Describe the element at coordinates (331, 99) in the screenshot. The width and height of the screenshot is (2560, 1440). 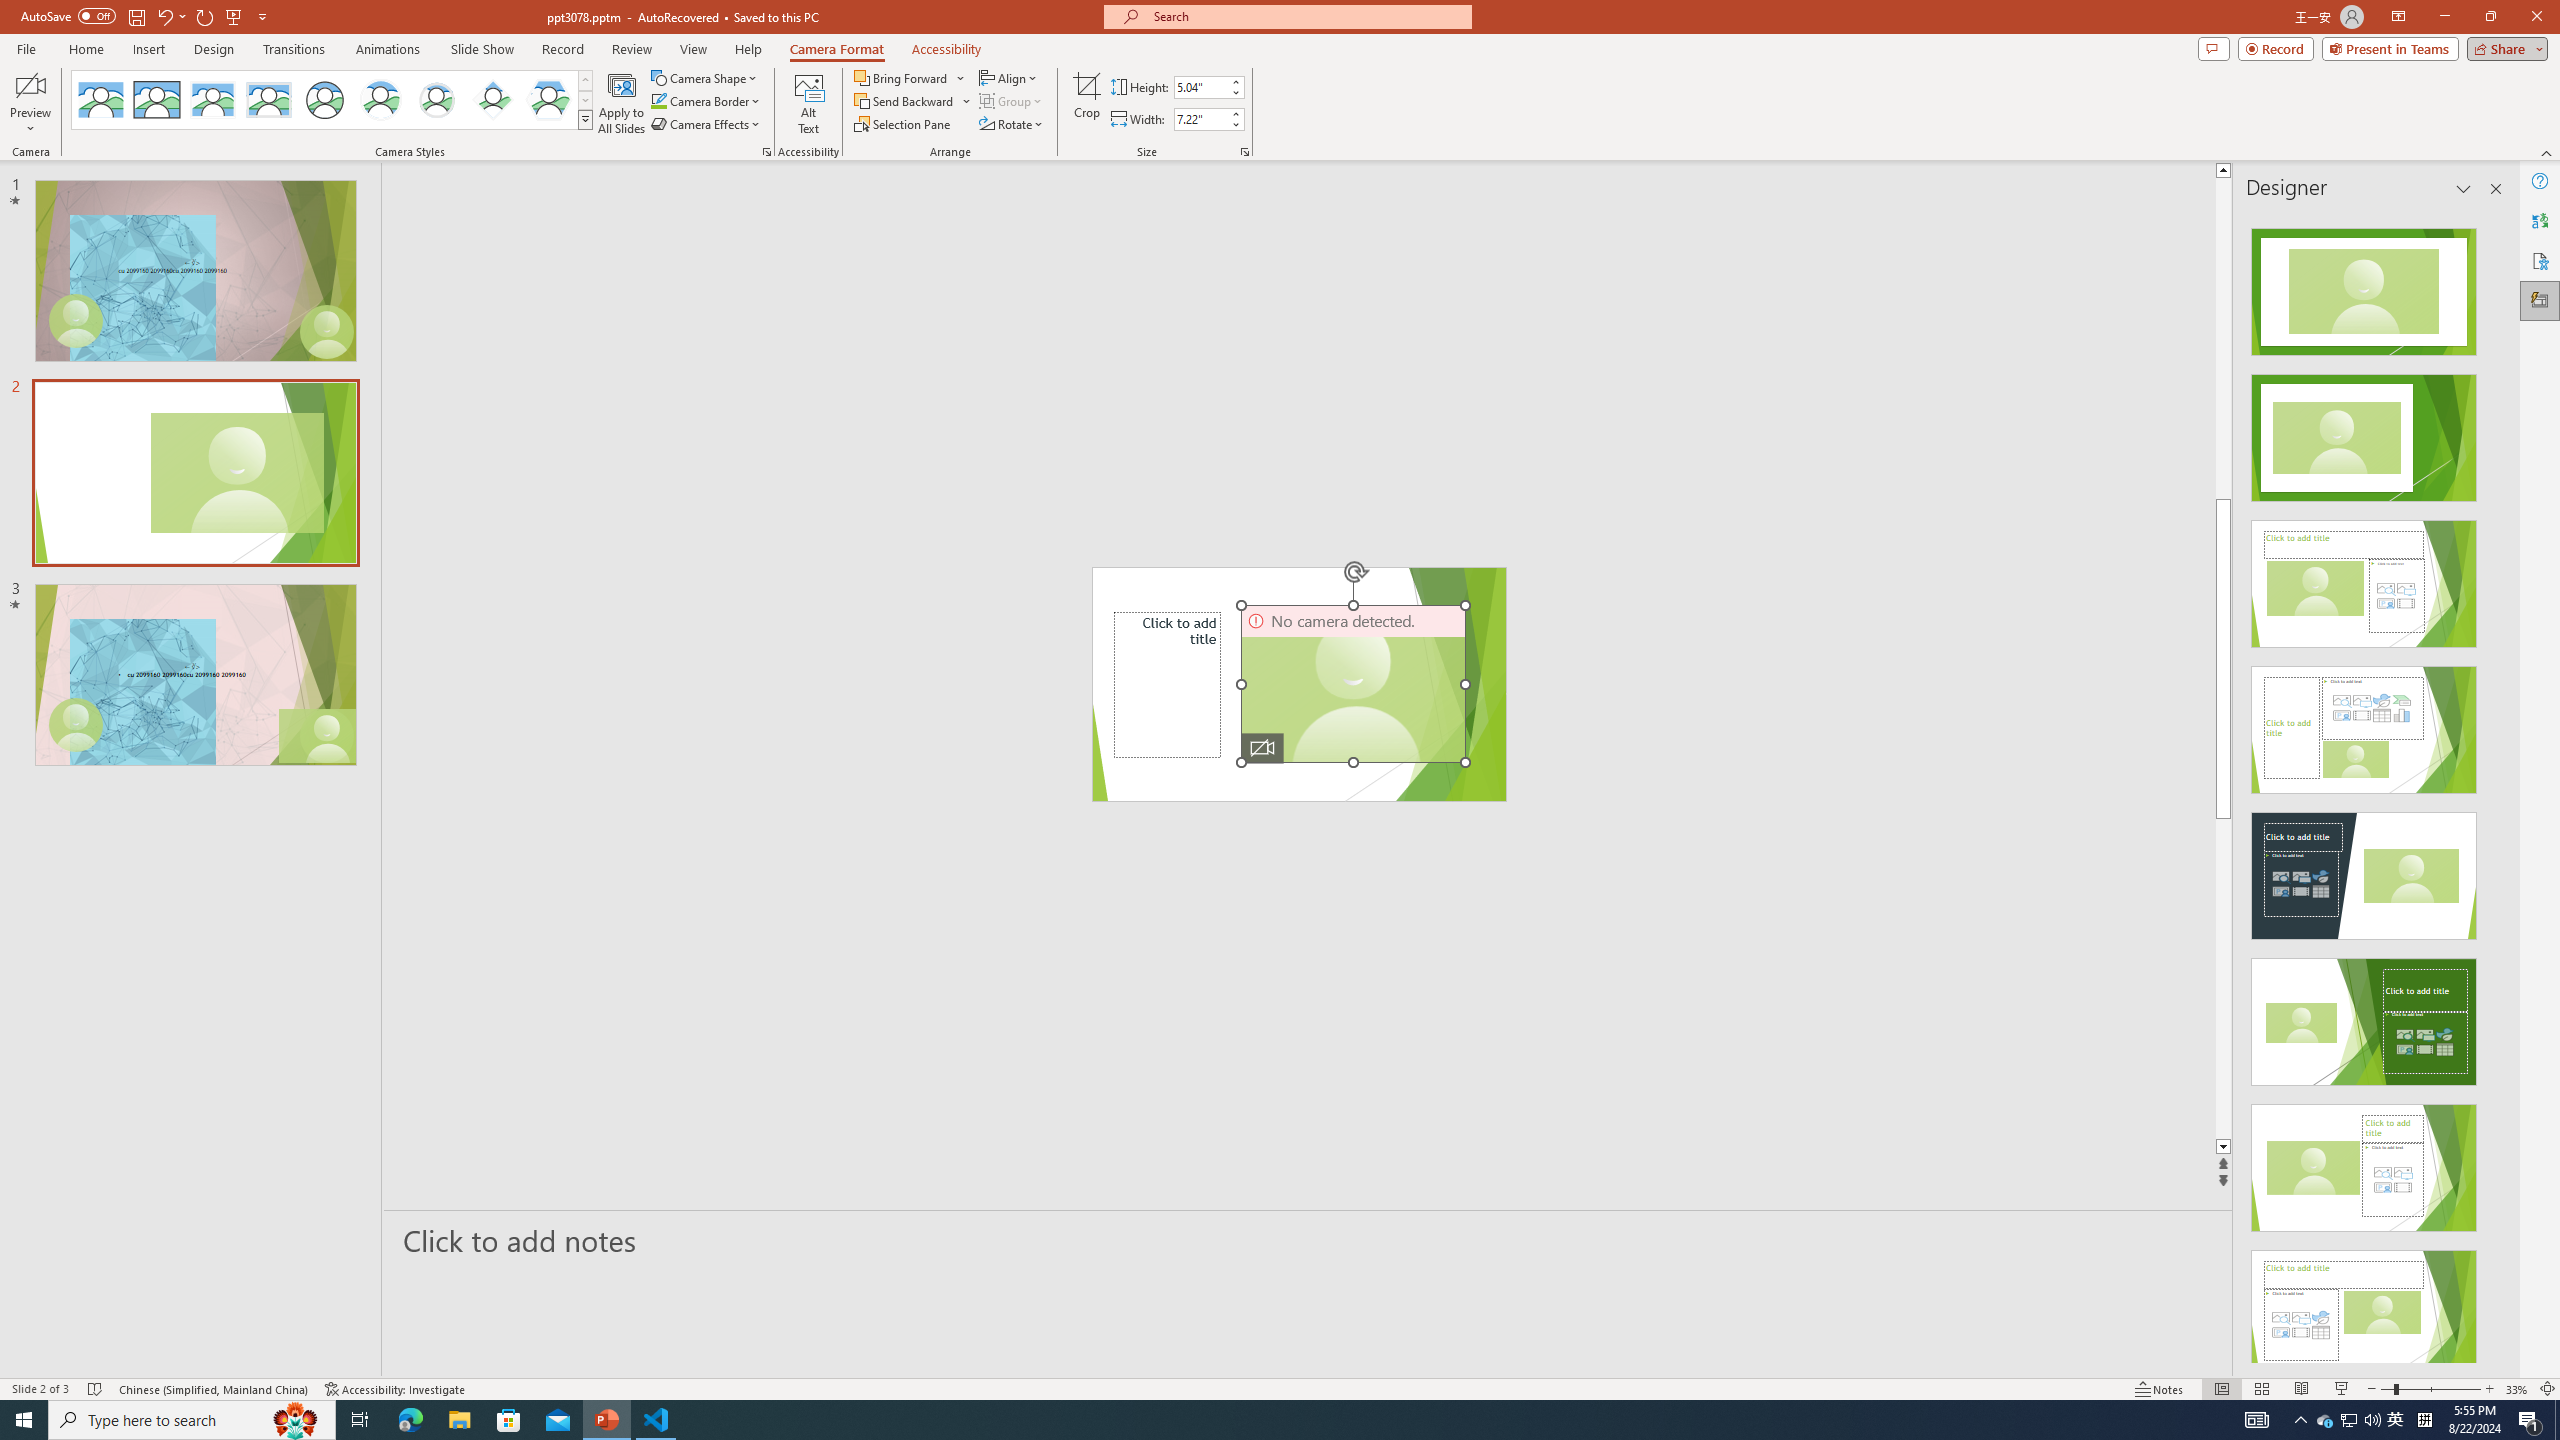
I see `'AutomationID: CameoStylesGallery'` at that location.